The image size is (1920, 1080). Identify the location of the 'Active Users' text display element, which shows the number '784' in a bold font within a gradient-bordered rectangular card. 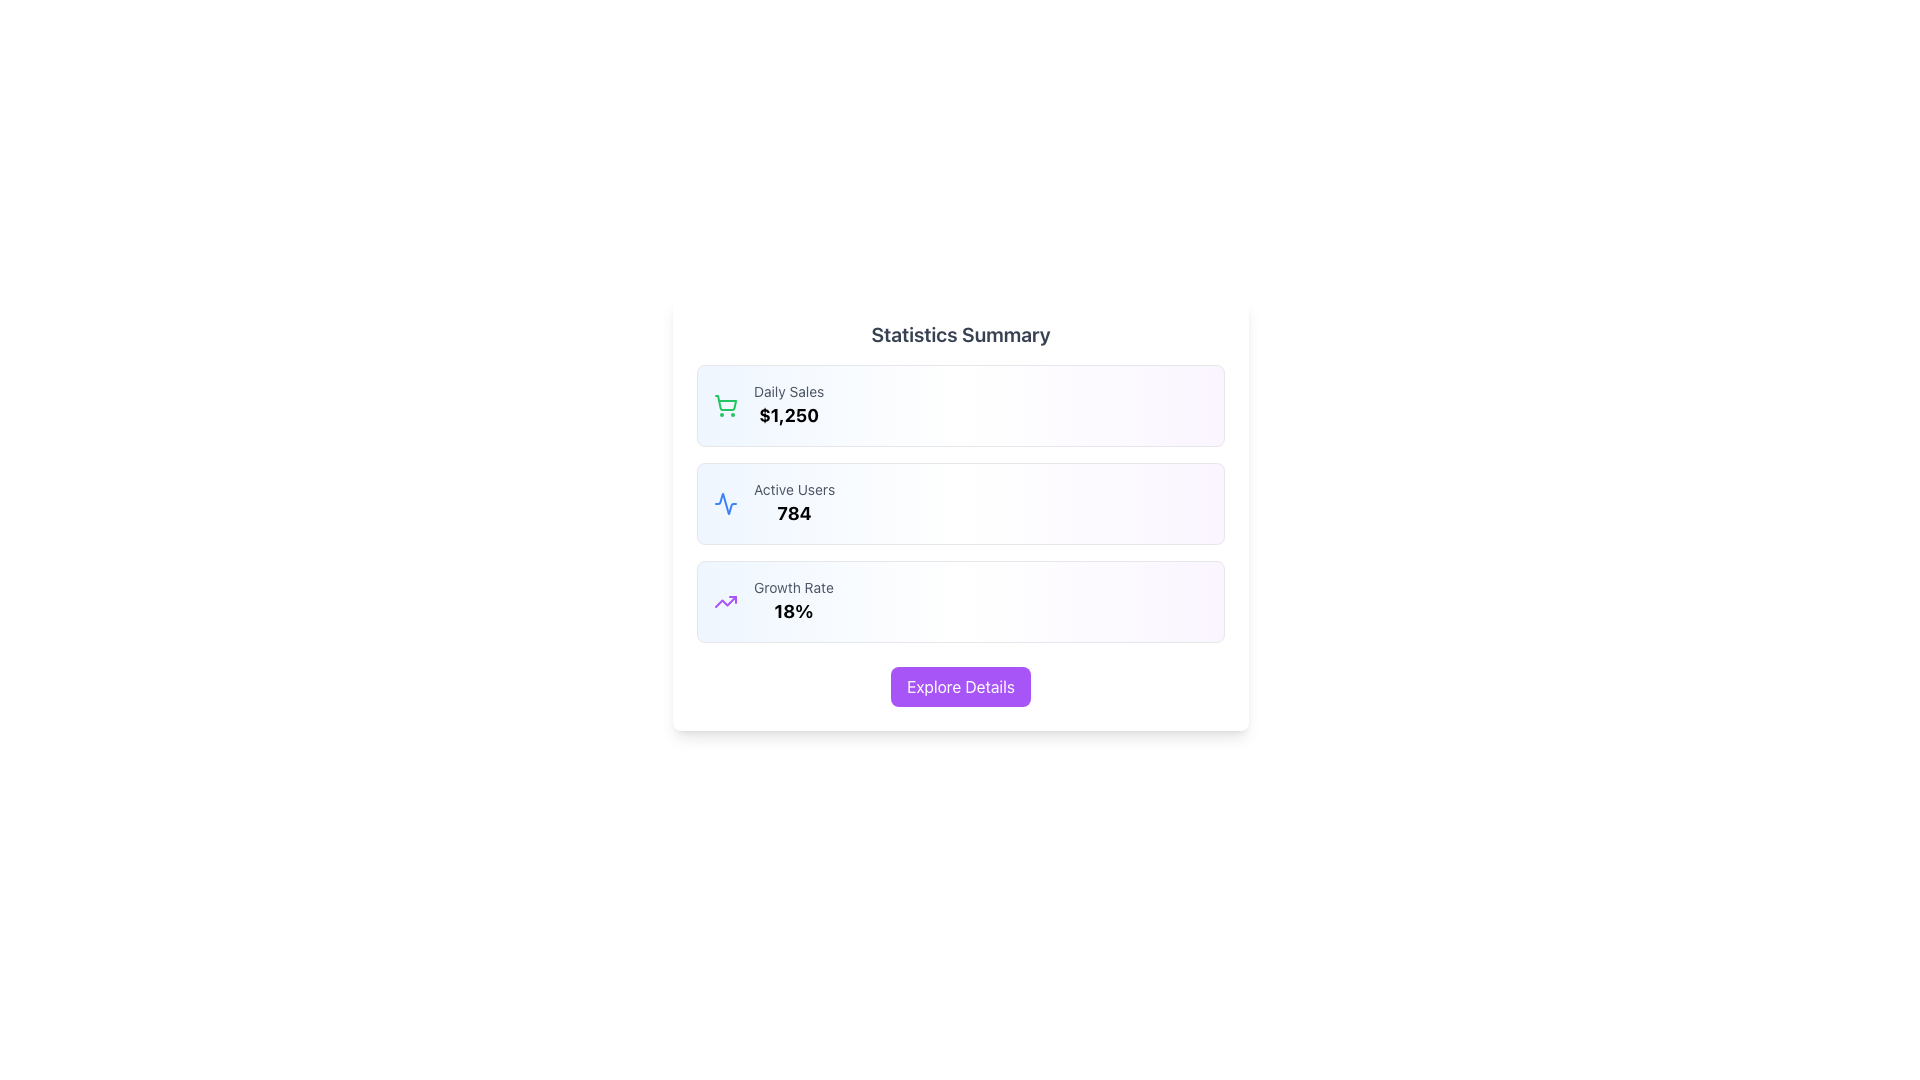
(793, 503).